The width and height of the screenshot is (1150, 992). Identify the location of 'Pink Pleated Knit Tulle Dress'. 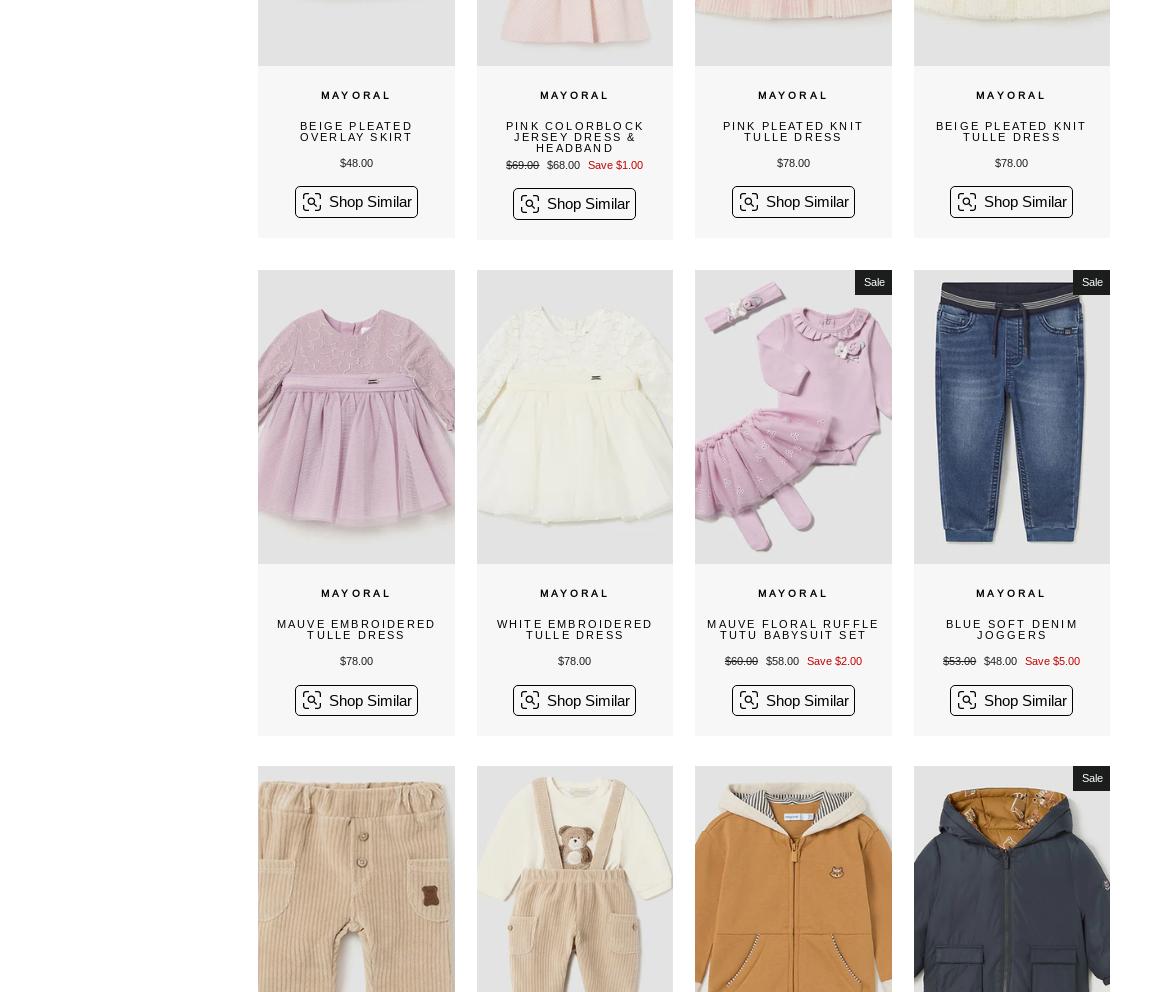
(792, 131).